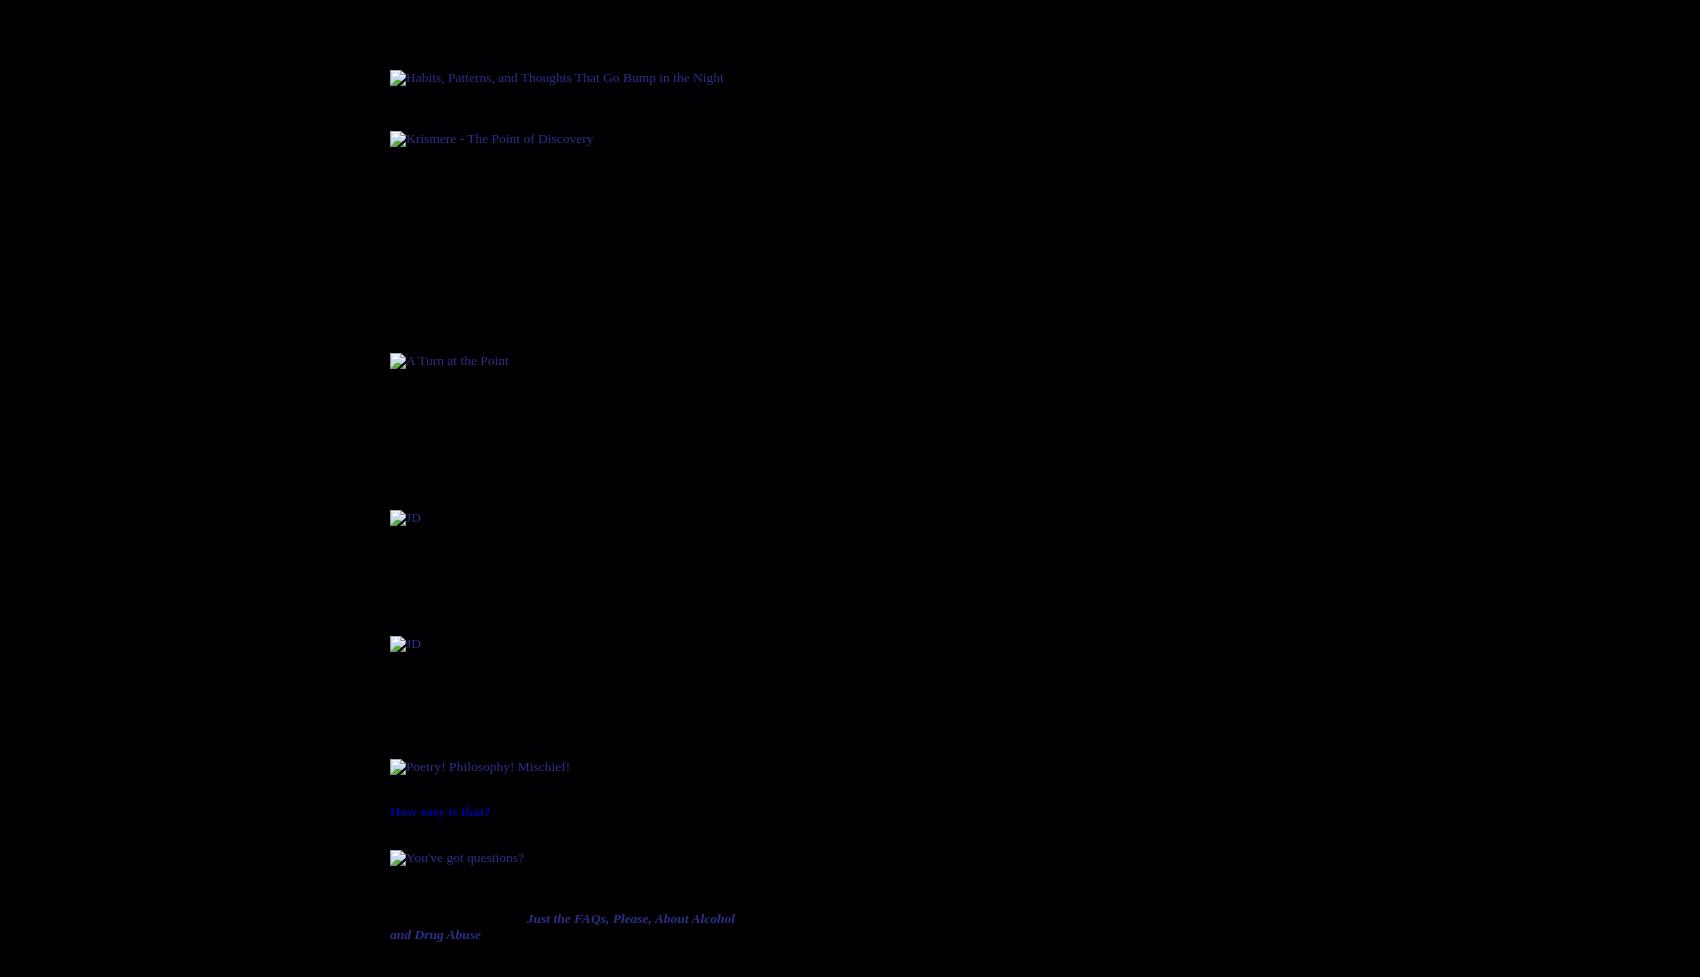  What do you see at coordinates (465, 658) in the screenshot?
I see `'For those who prefer Kindle'` at bounding box center [465, 658].